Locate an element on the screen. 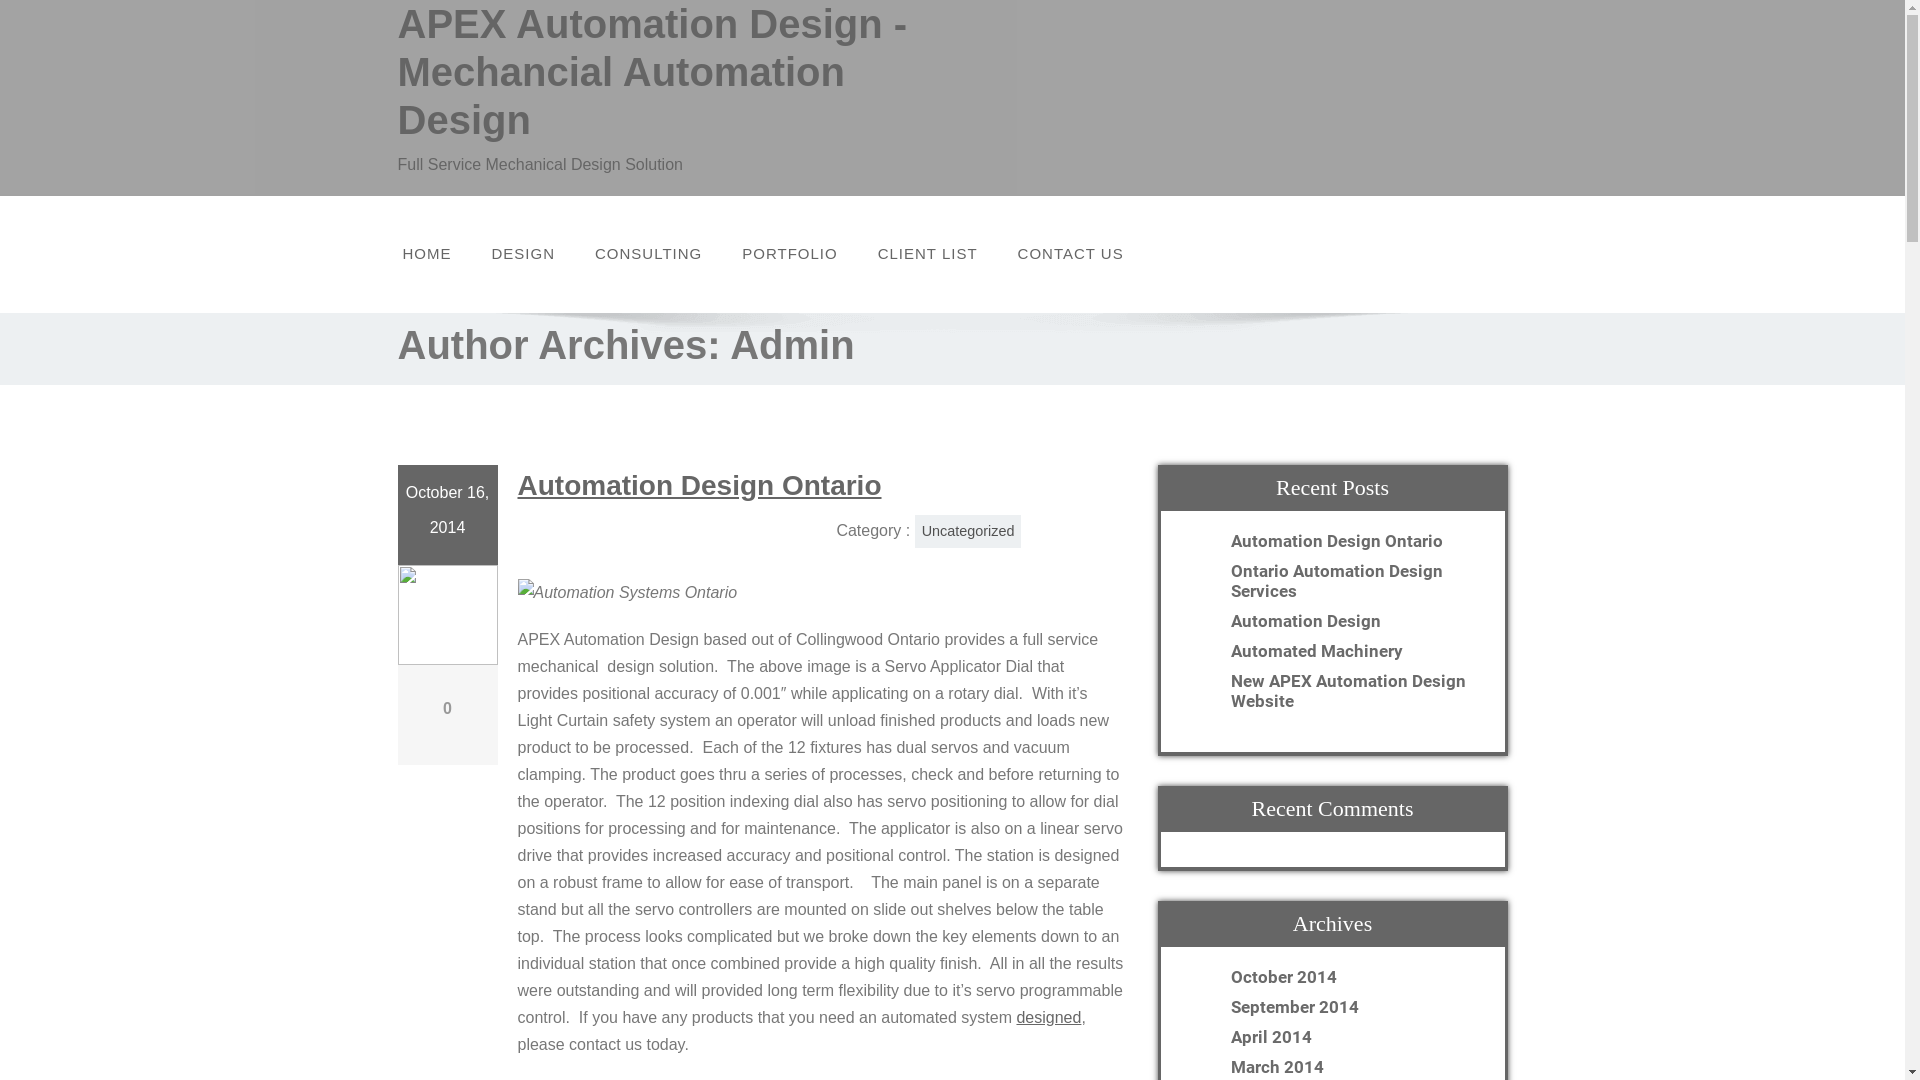 The height and width of the screenshot is (1080, 1920). 'September 2014' is located at coordinates (1289, 1006).